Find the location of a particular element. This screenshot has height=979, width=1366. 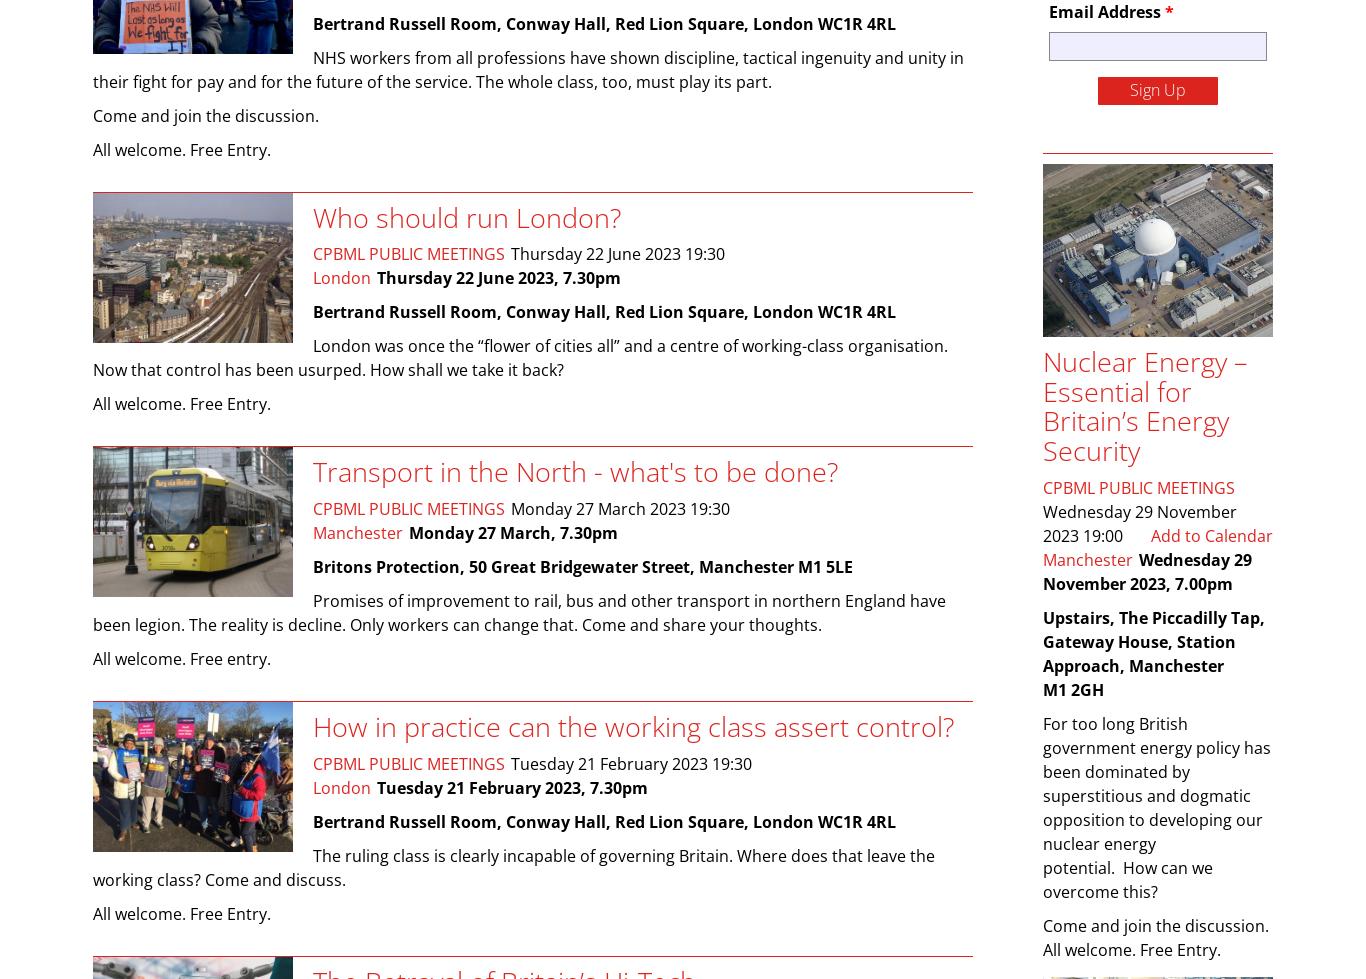

'*' is located at coordinates (1163, 10).